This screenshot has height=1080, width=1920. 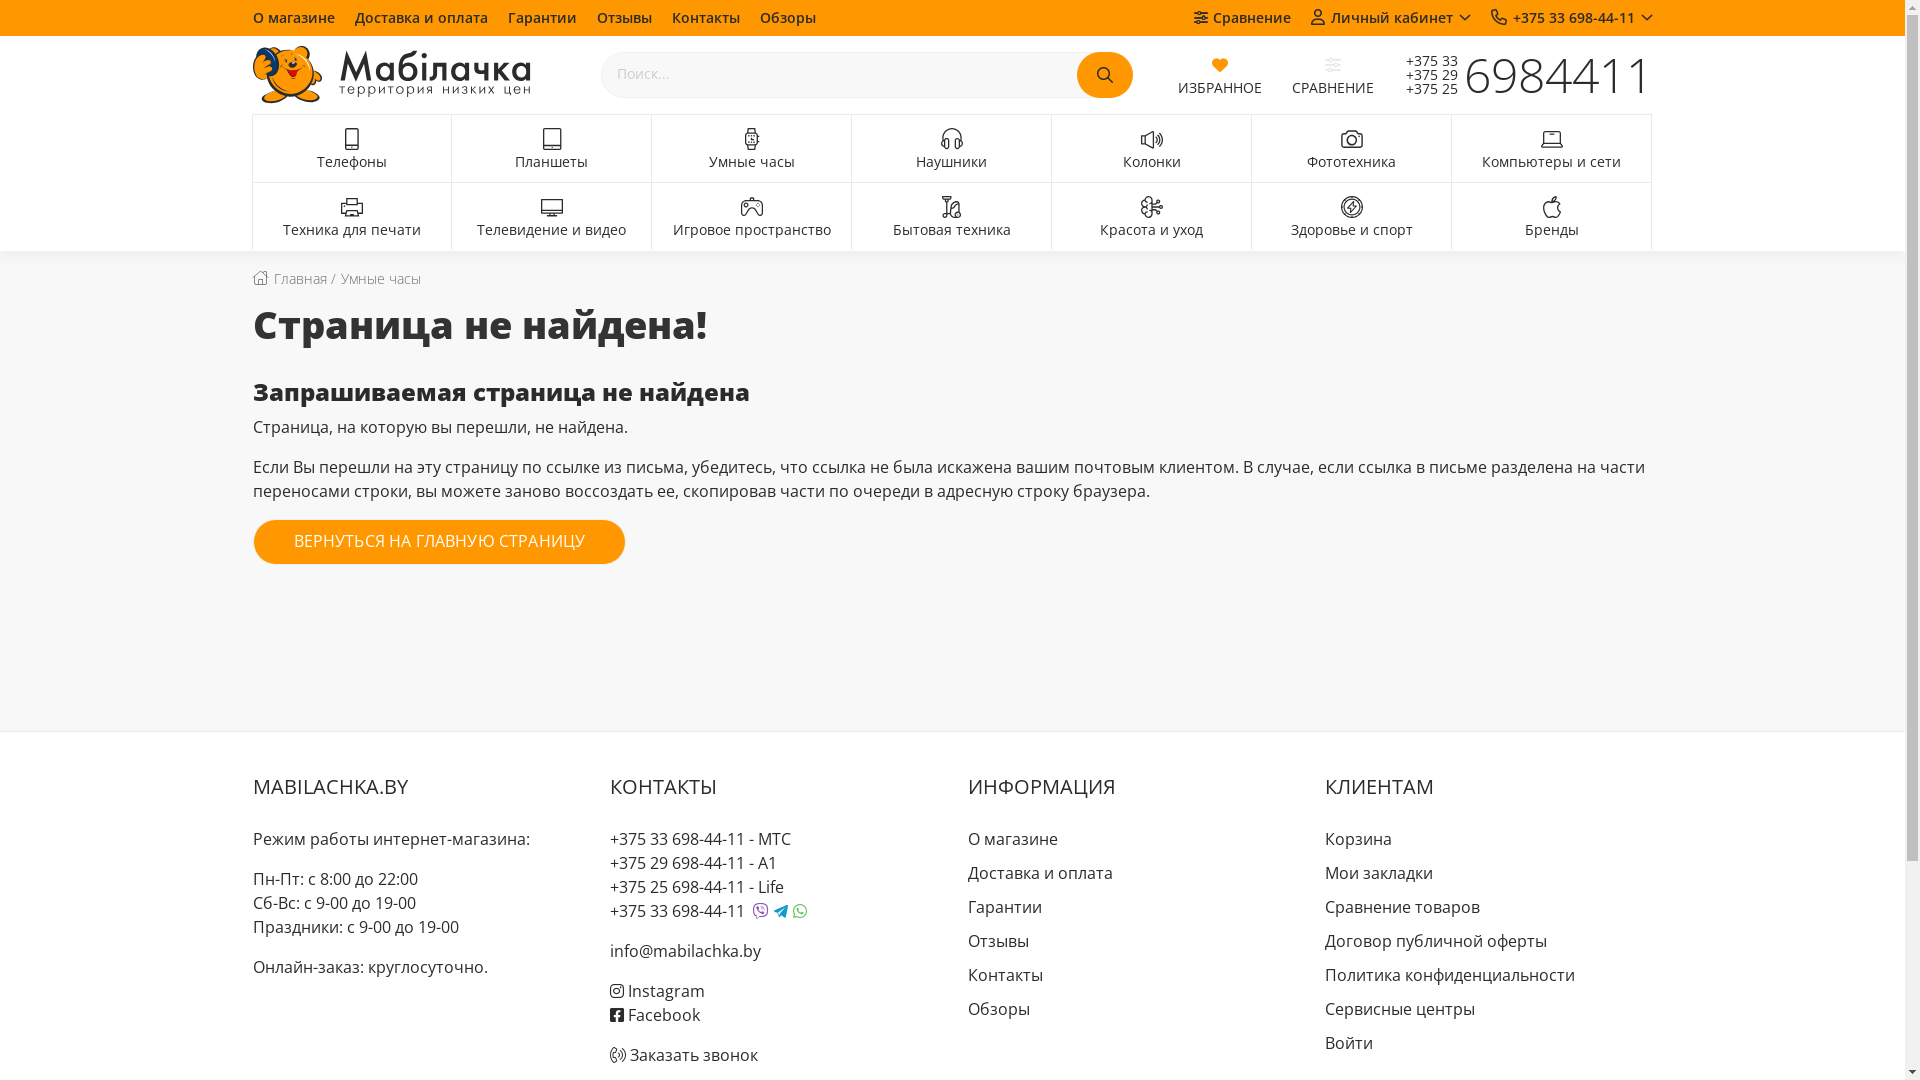 What do you see at coordinates (1421, 73) in the screenshot?
I see `'+375 29'` at bounding box center [1421, 73].